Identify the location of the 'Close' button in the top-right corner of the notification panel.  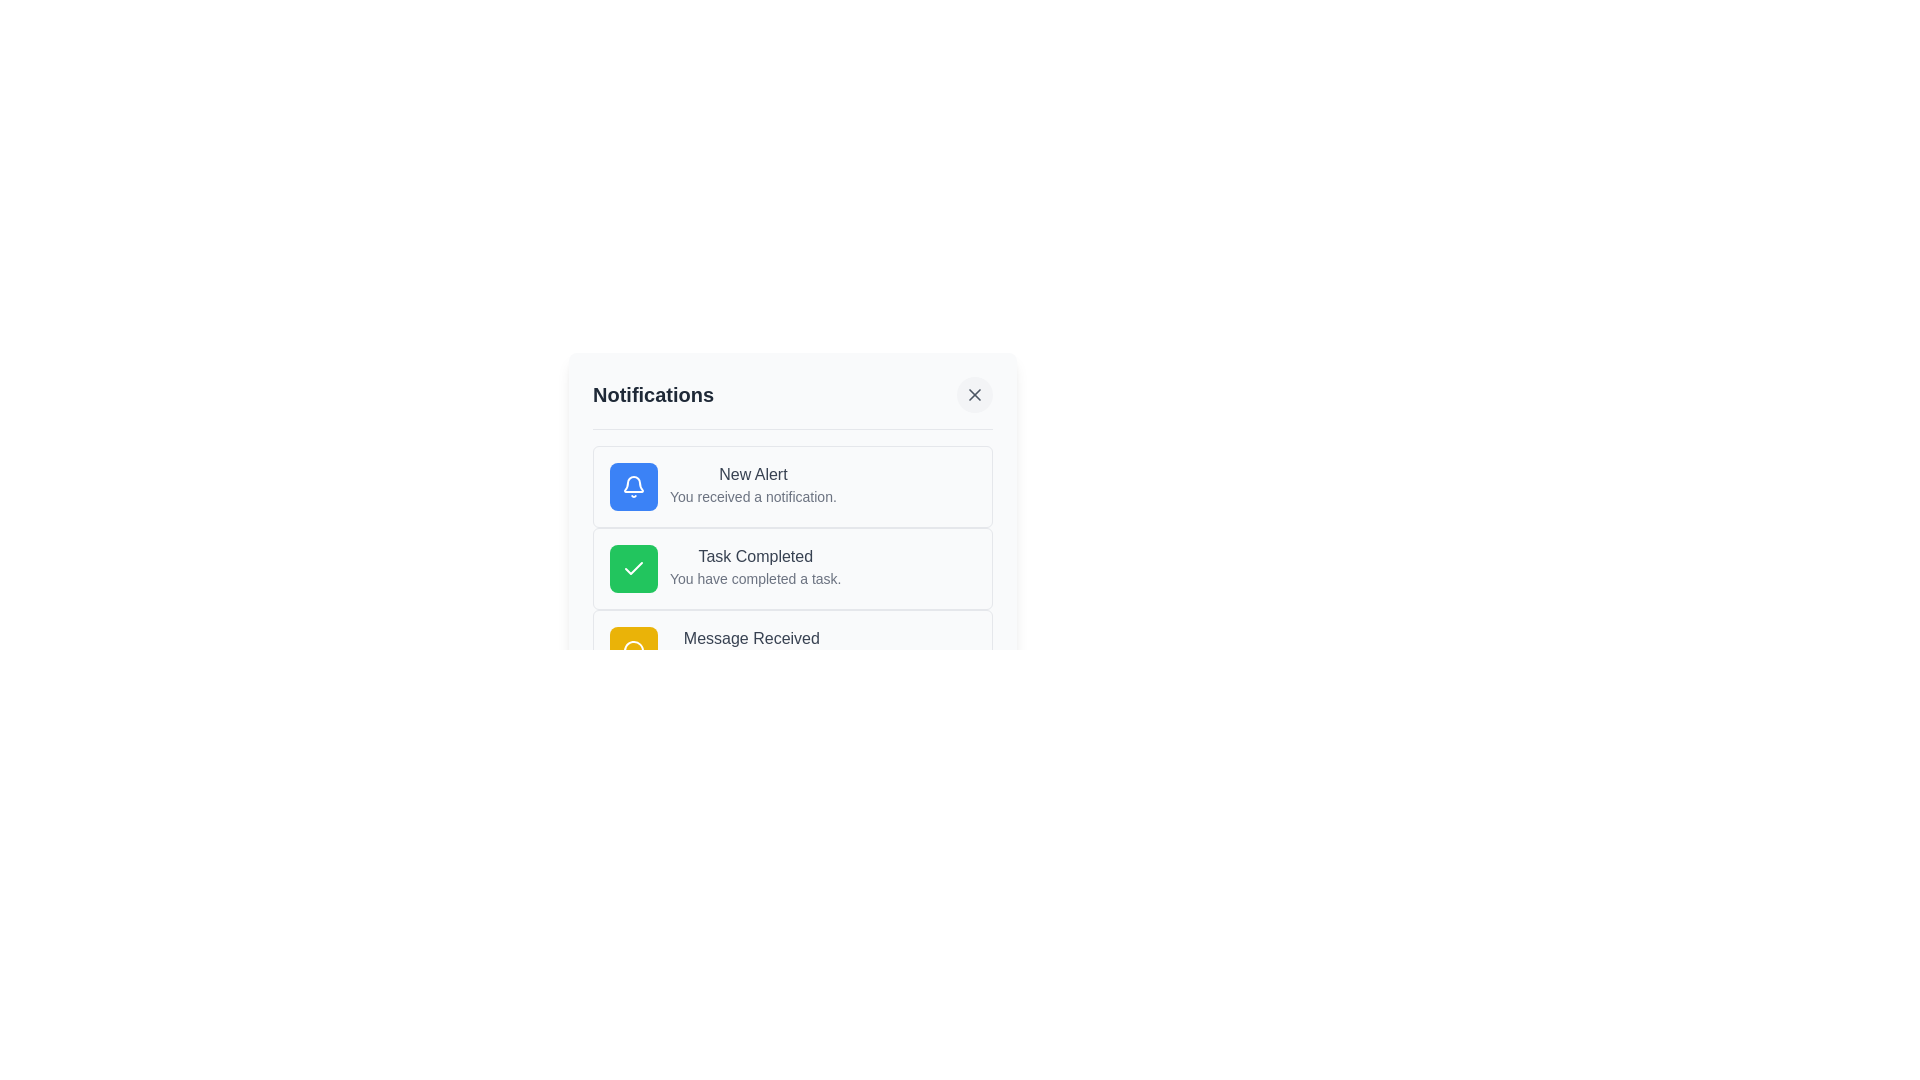
(974, 394).